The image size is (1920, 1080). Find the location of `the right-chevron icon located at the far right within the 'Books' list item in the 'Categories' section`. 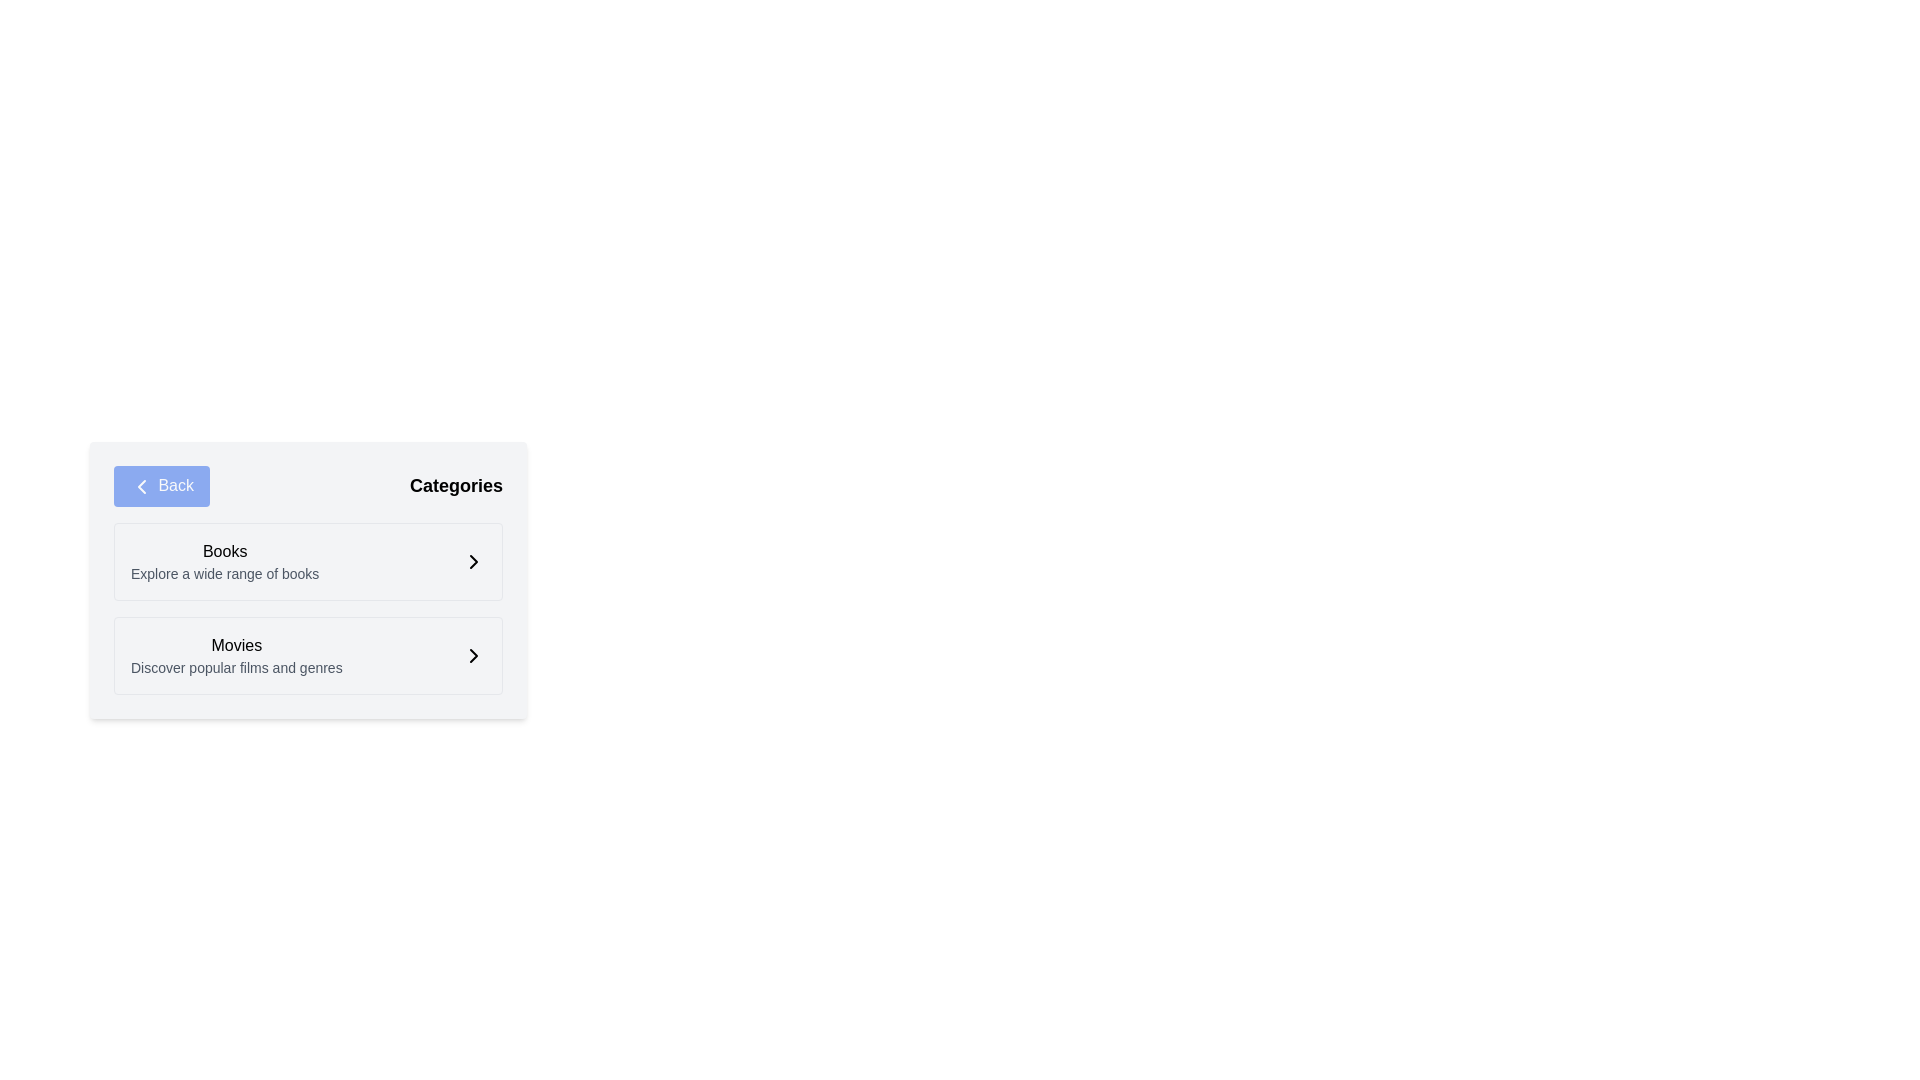

the right-chevron icon located at the far right within the 'Books' list item in the 'Categories' section is located at coordinates (473, 560).